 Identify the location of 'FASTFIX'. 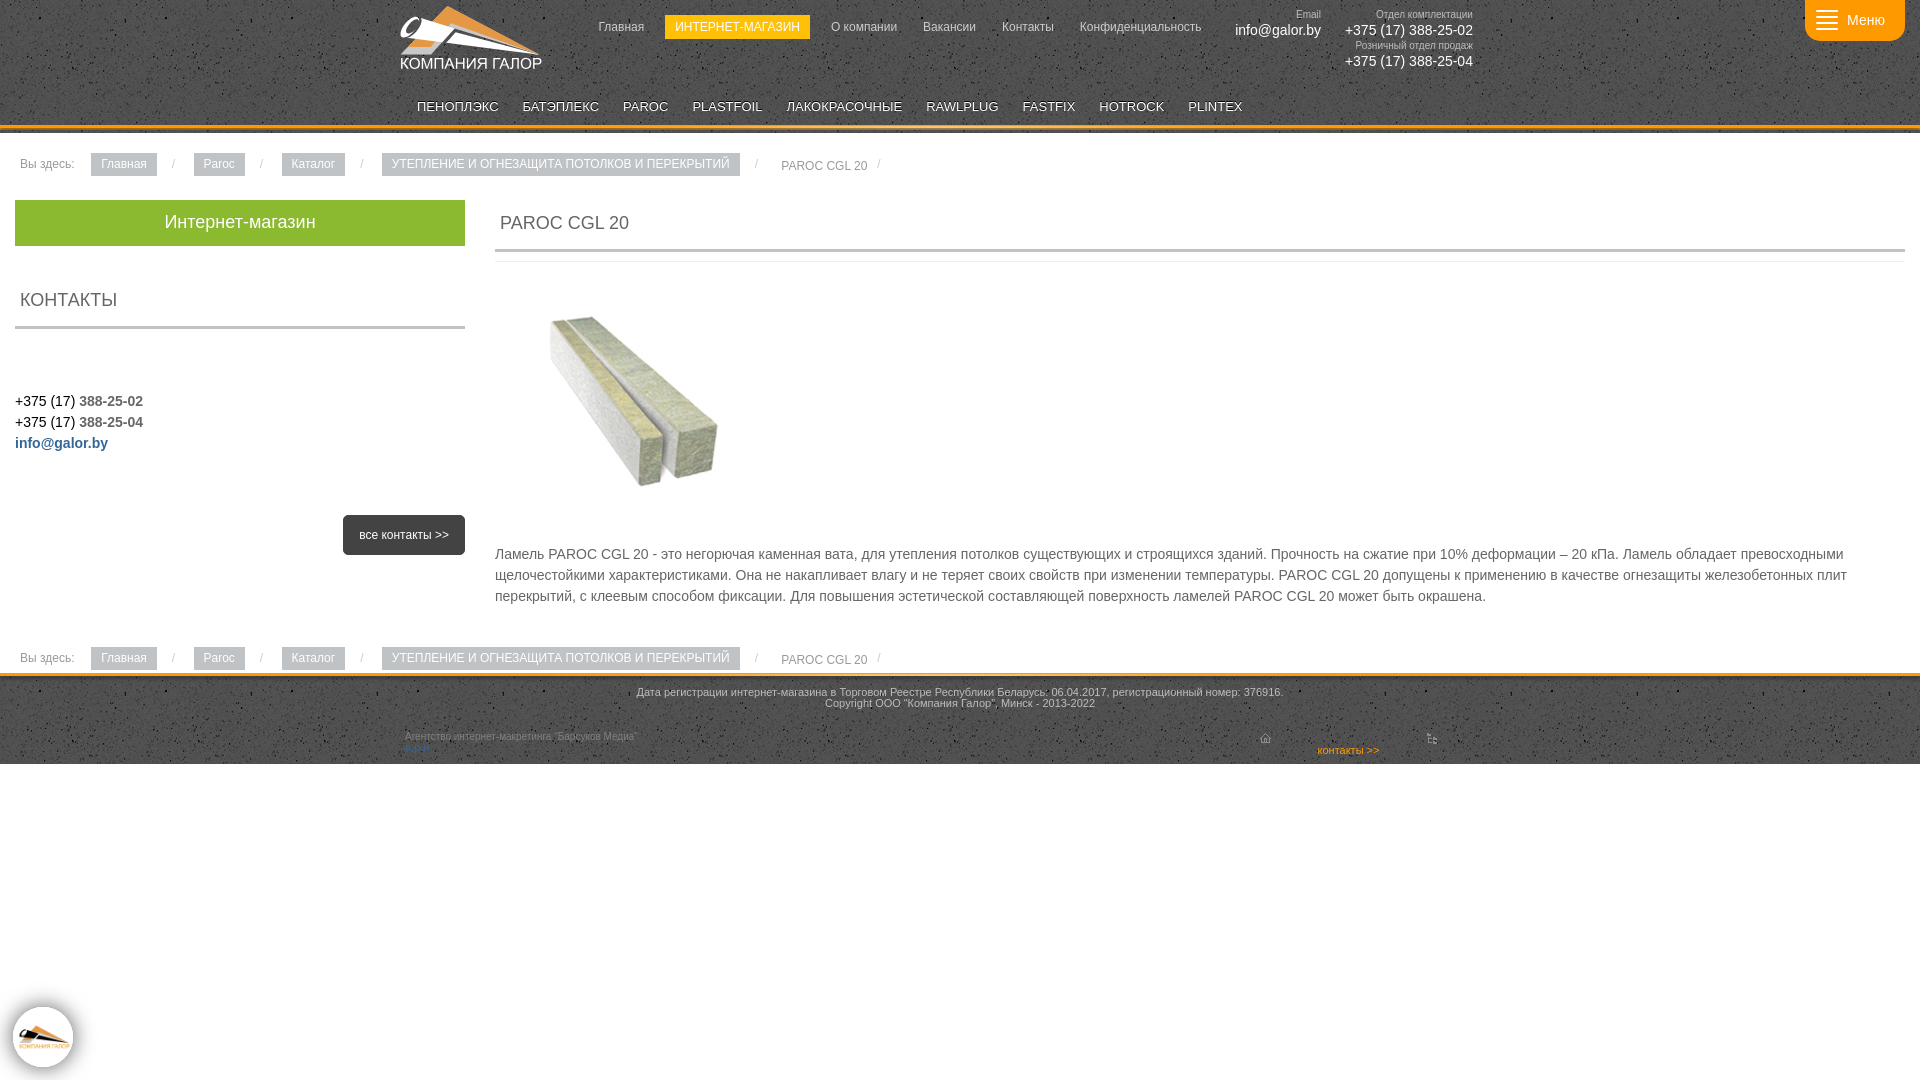
(1048, 107).